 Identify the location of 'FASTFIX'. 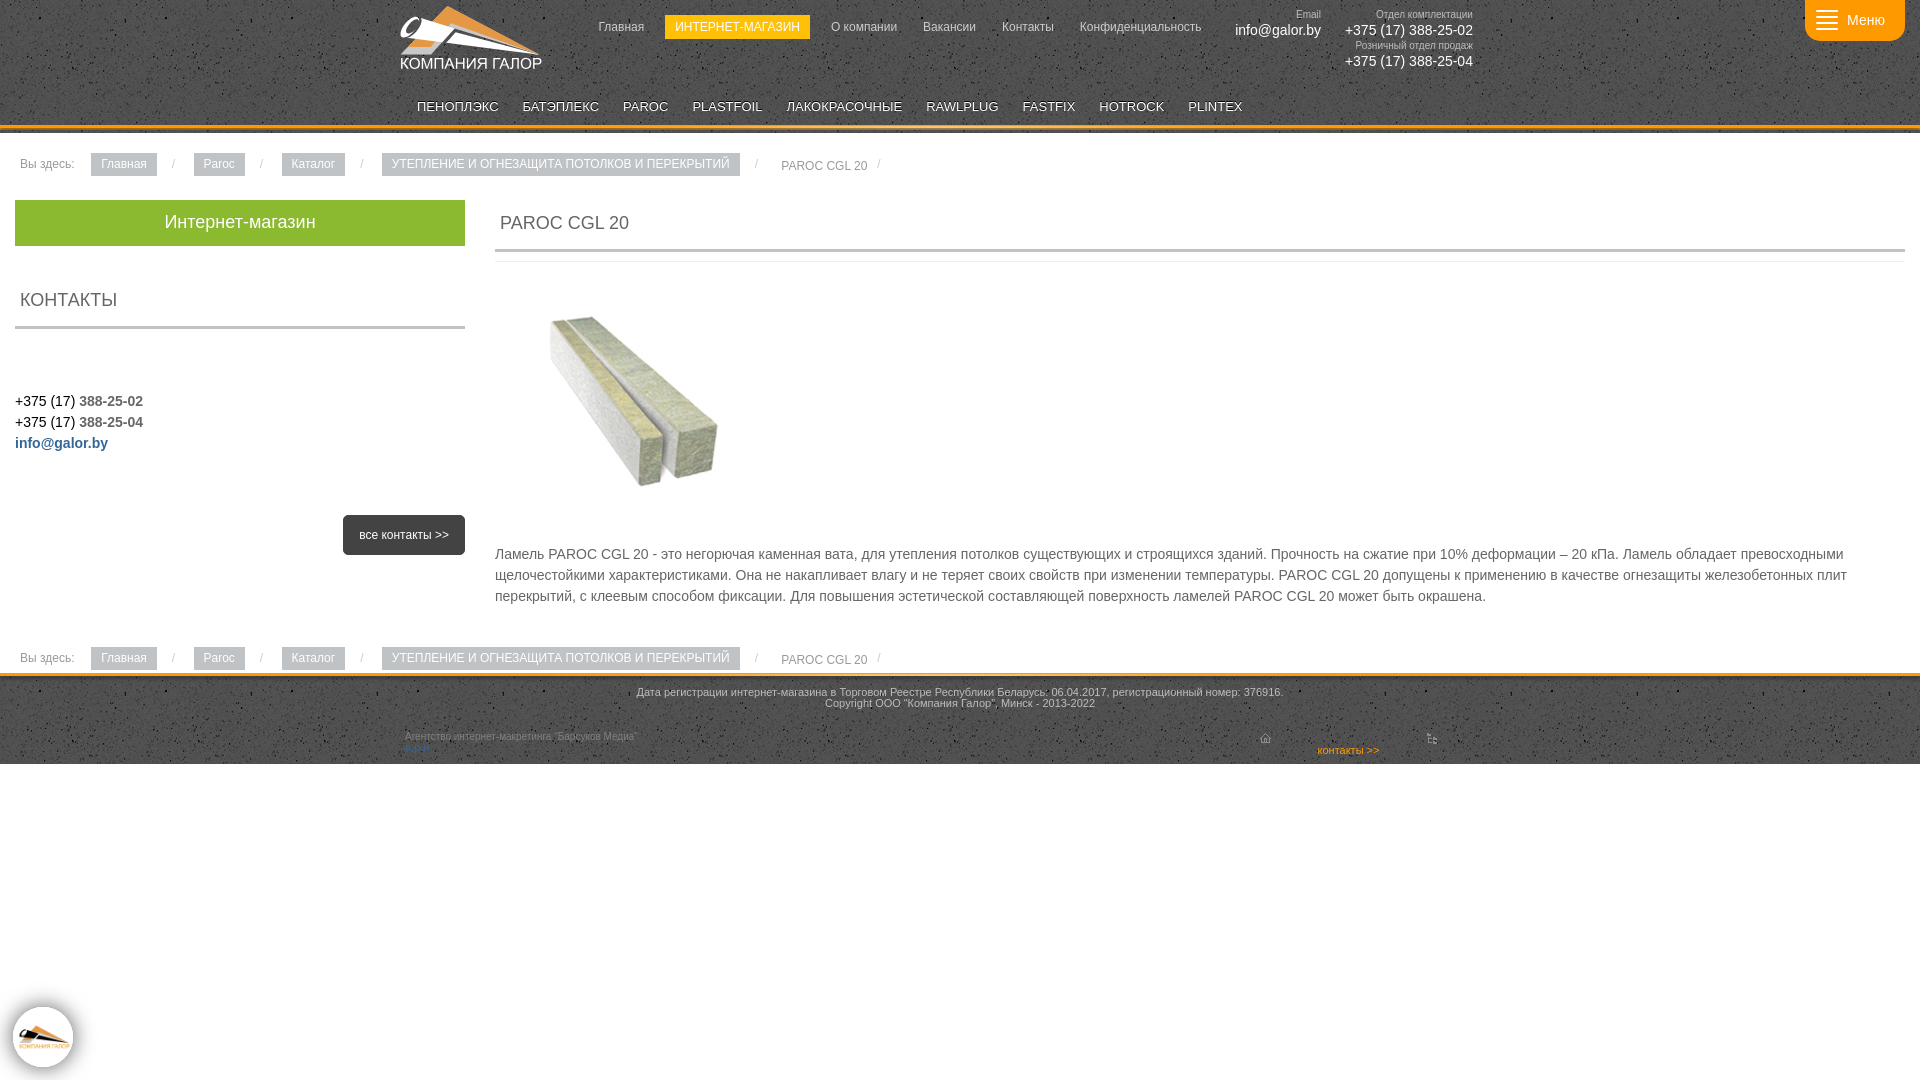
(1048, 107).